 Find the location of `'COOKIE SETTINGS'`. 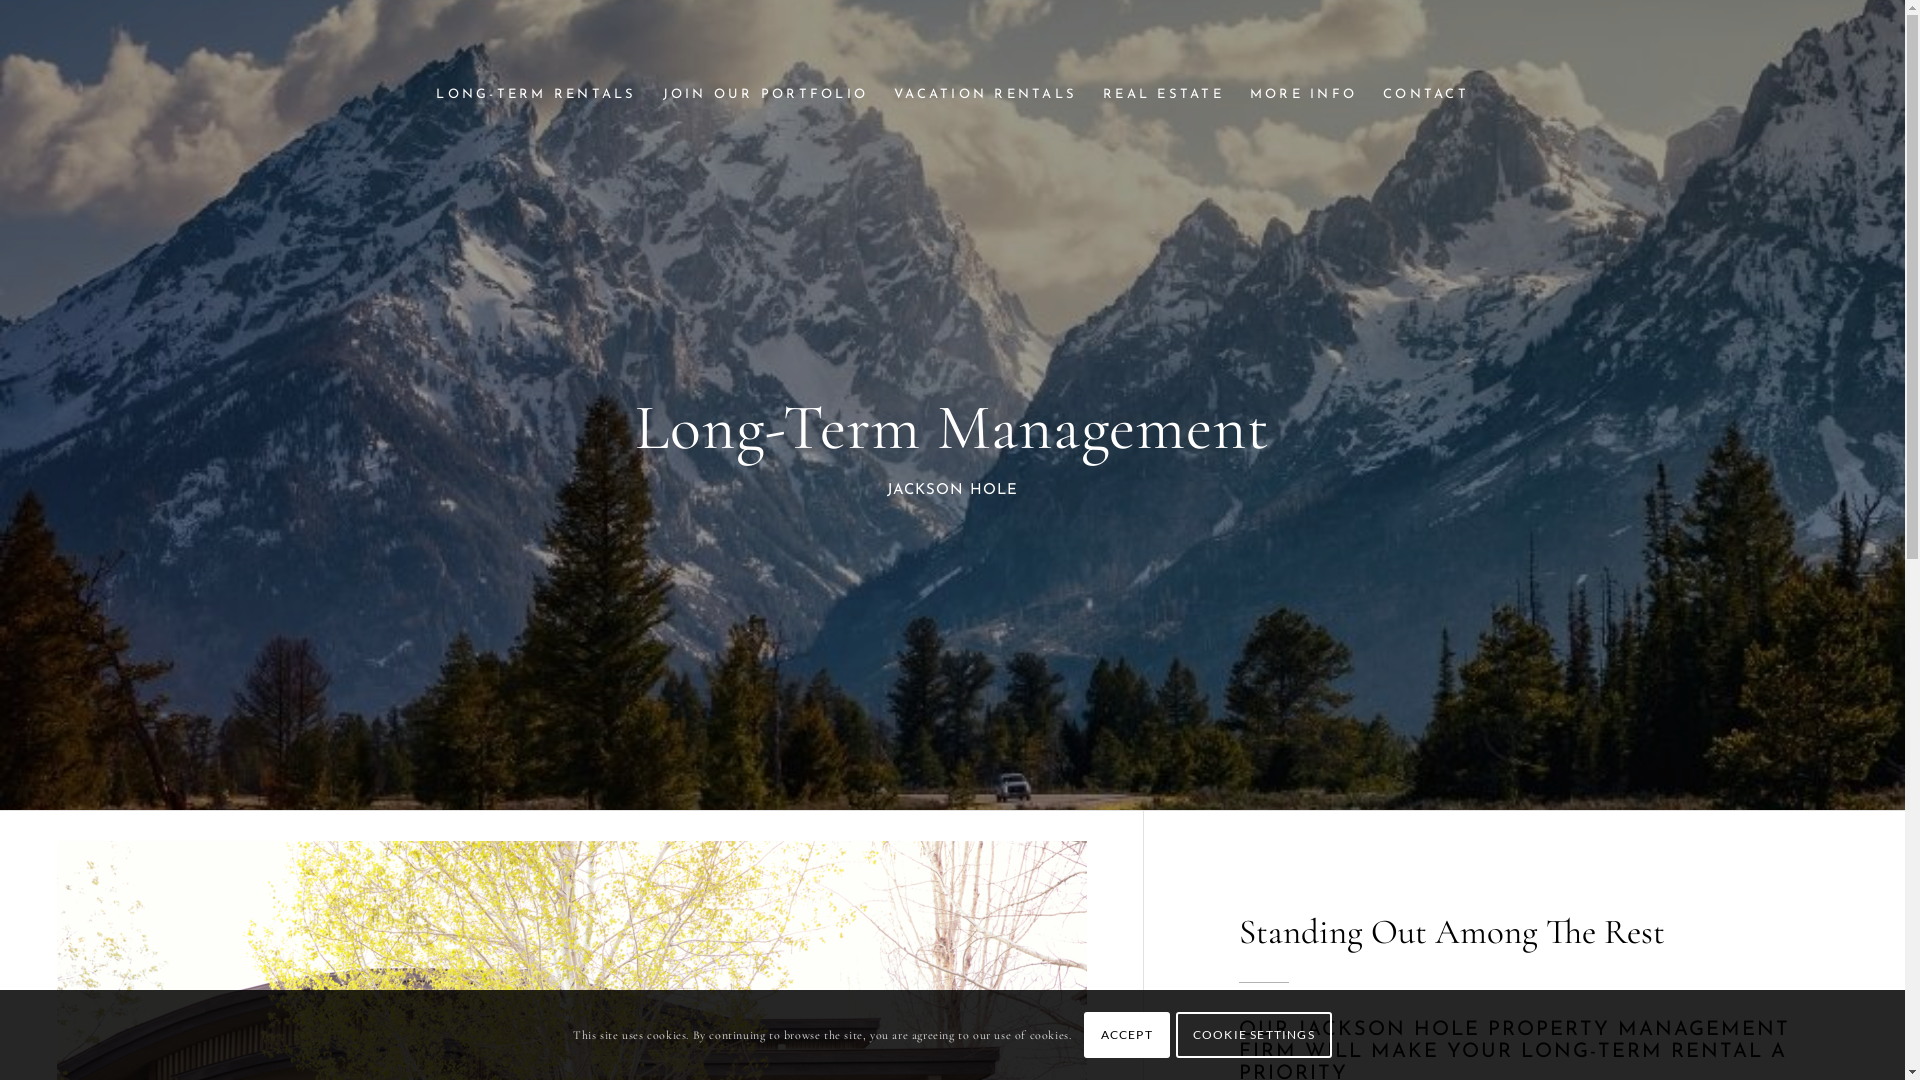

'COOKIE SETTINGS' is located at coordinates (1252, 1034).